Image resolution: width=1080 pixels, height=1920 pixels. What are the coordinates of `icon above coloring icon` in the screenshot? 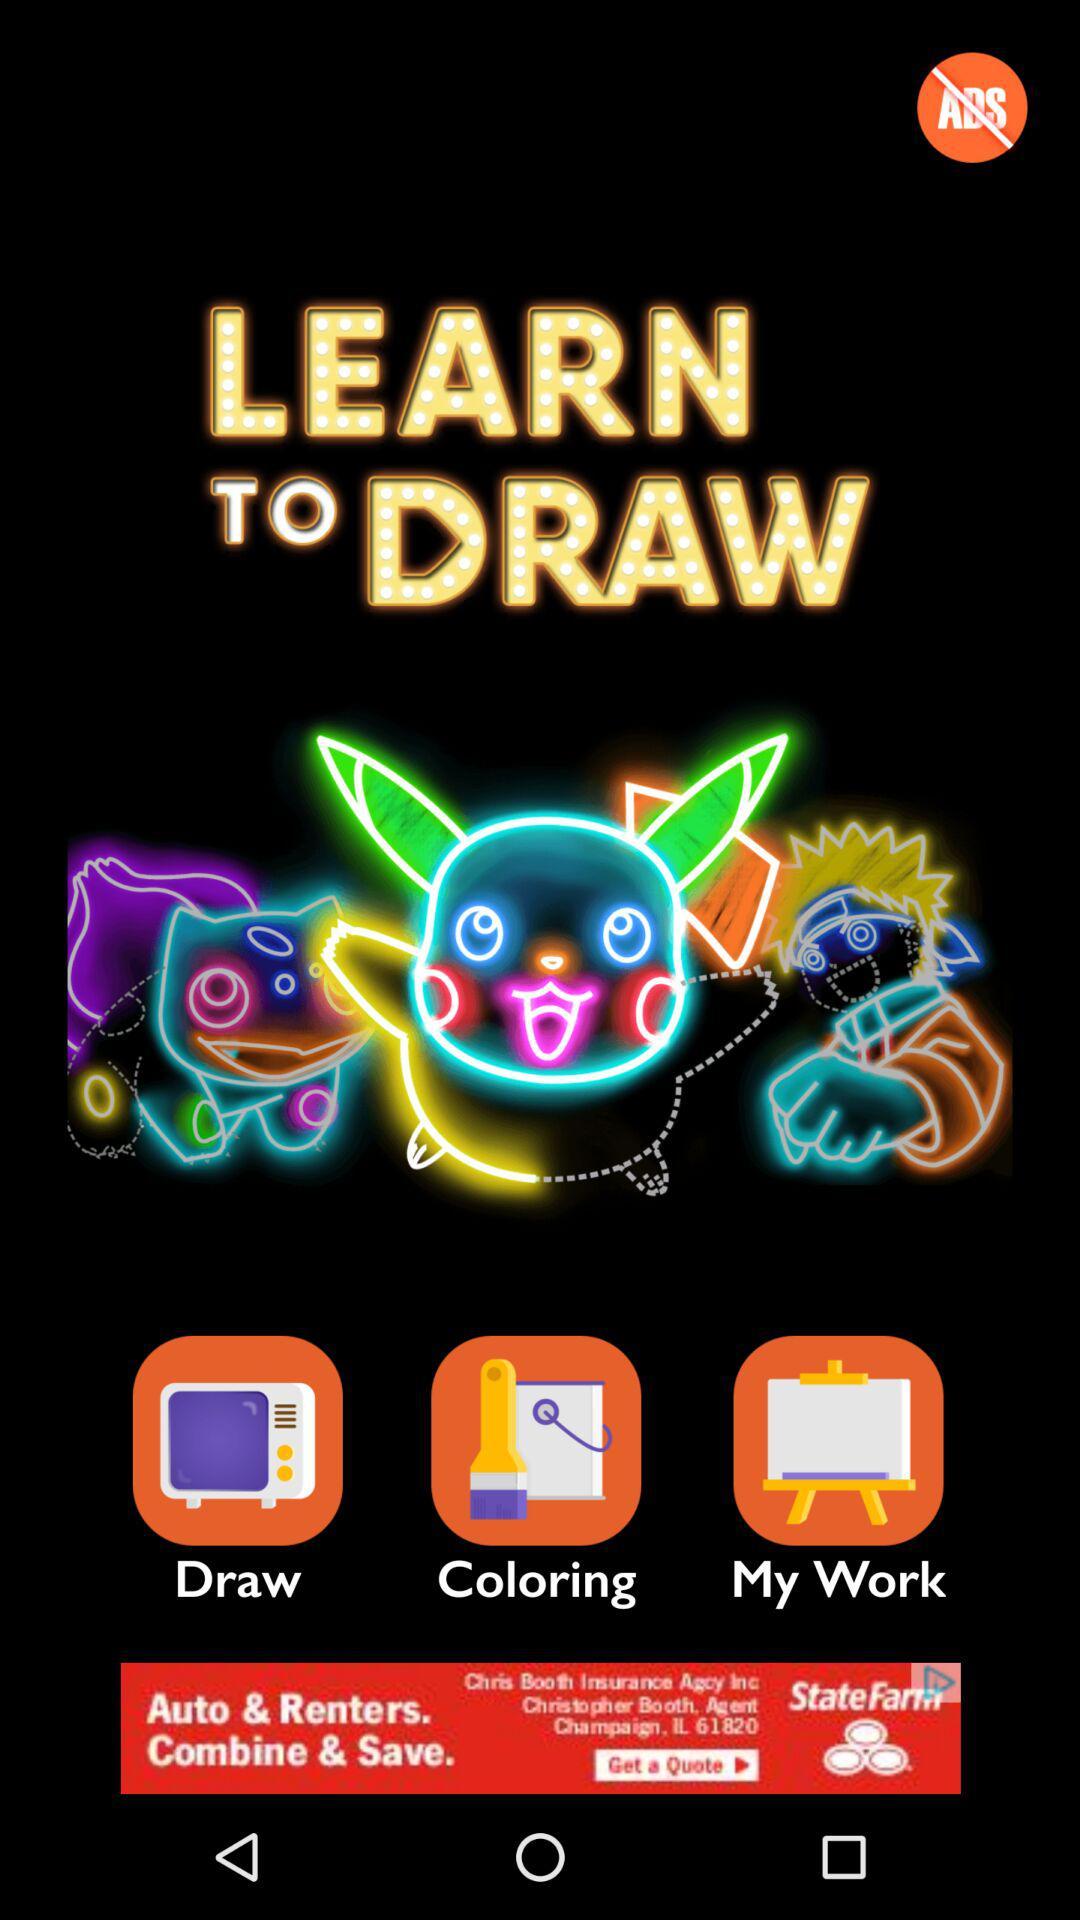 It's located at (535, 1441).